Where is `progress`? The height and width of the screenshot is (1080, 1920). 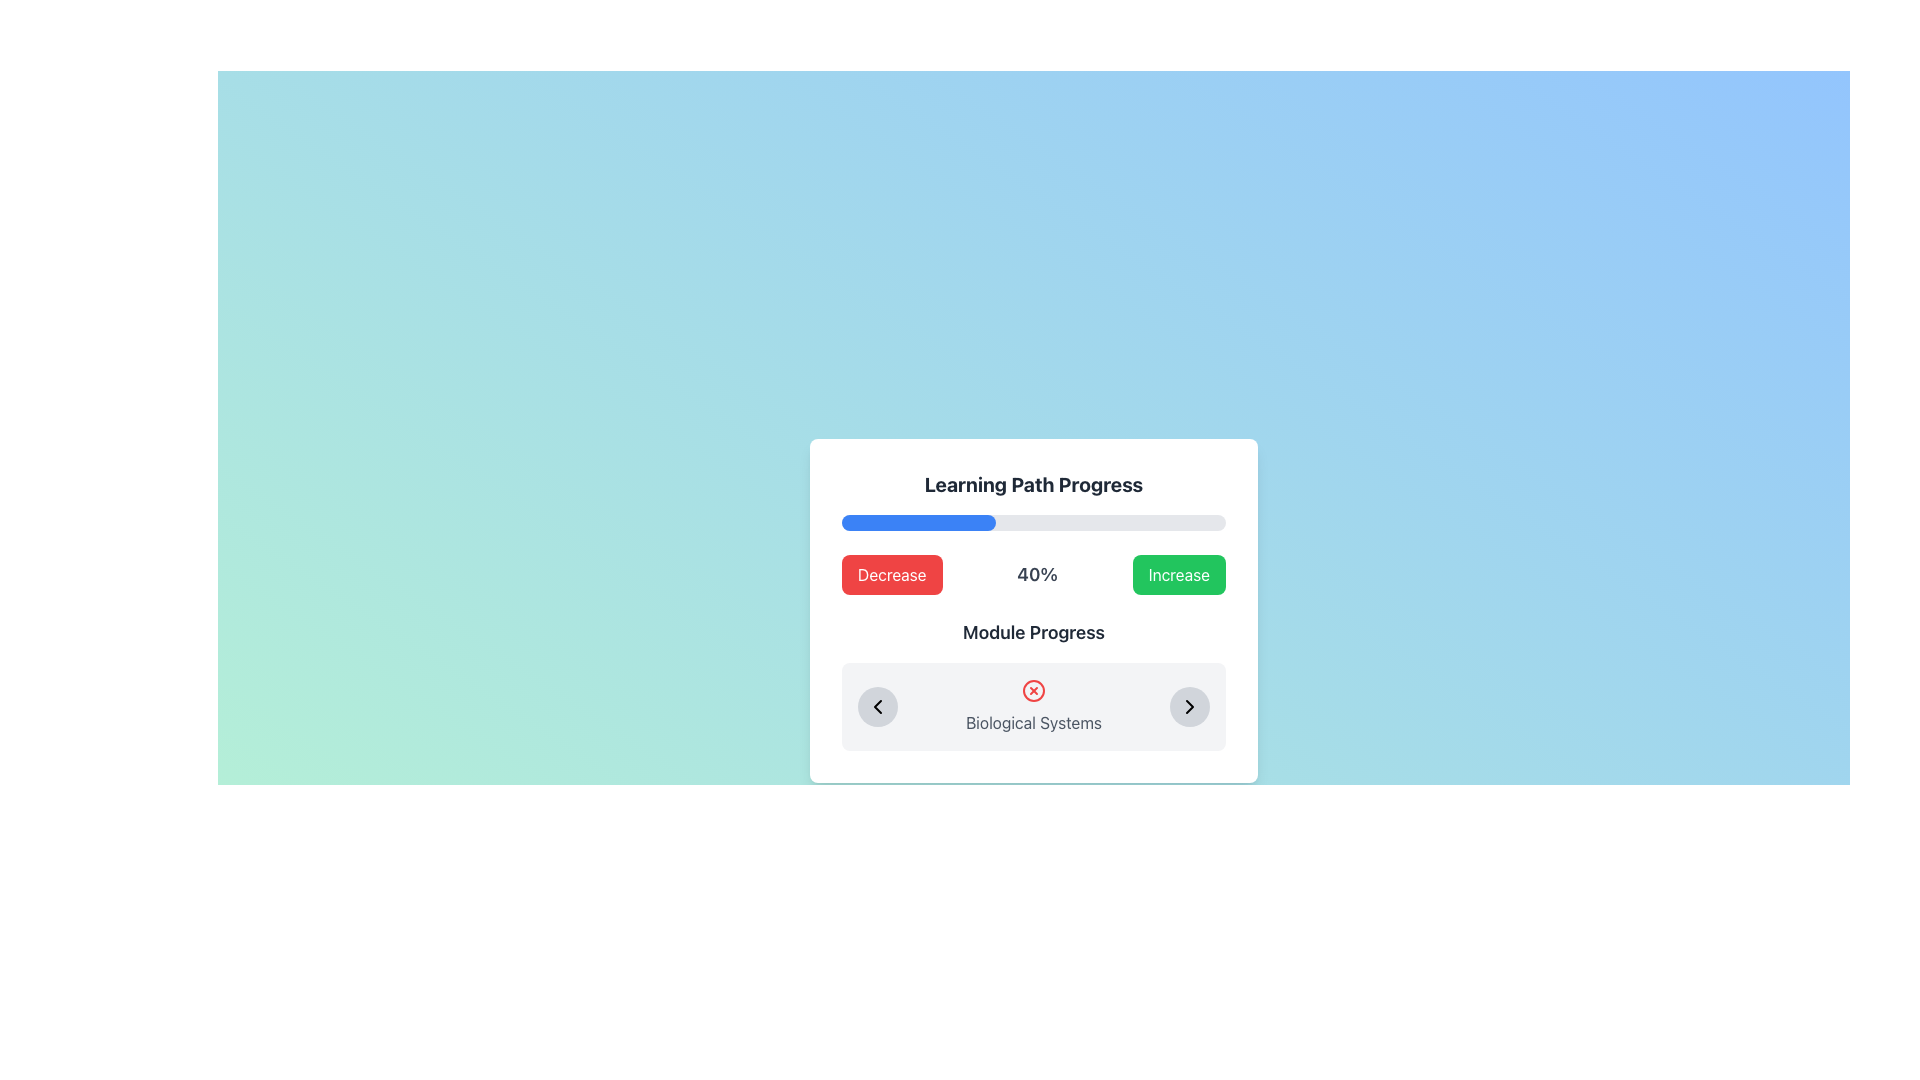
progress is located at coordinates (1055, 522).